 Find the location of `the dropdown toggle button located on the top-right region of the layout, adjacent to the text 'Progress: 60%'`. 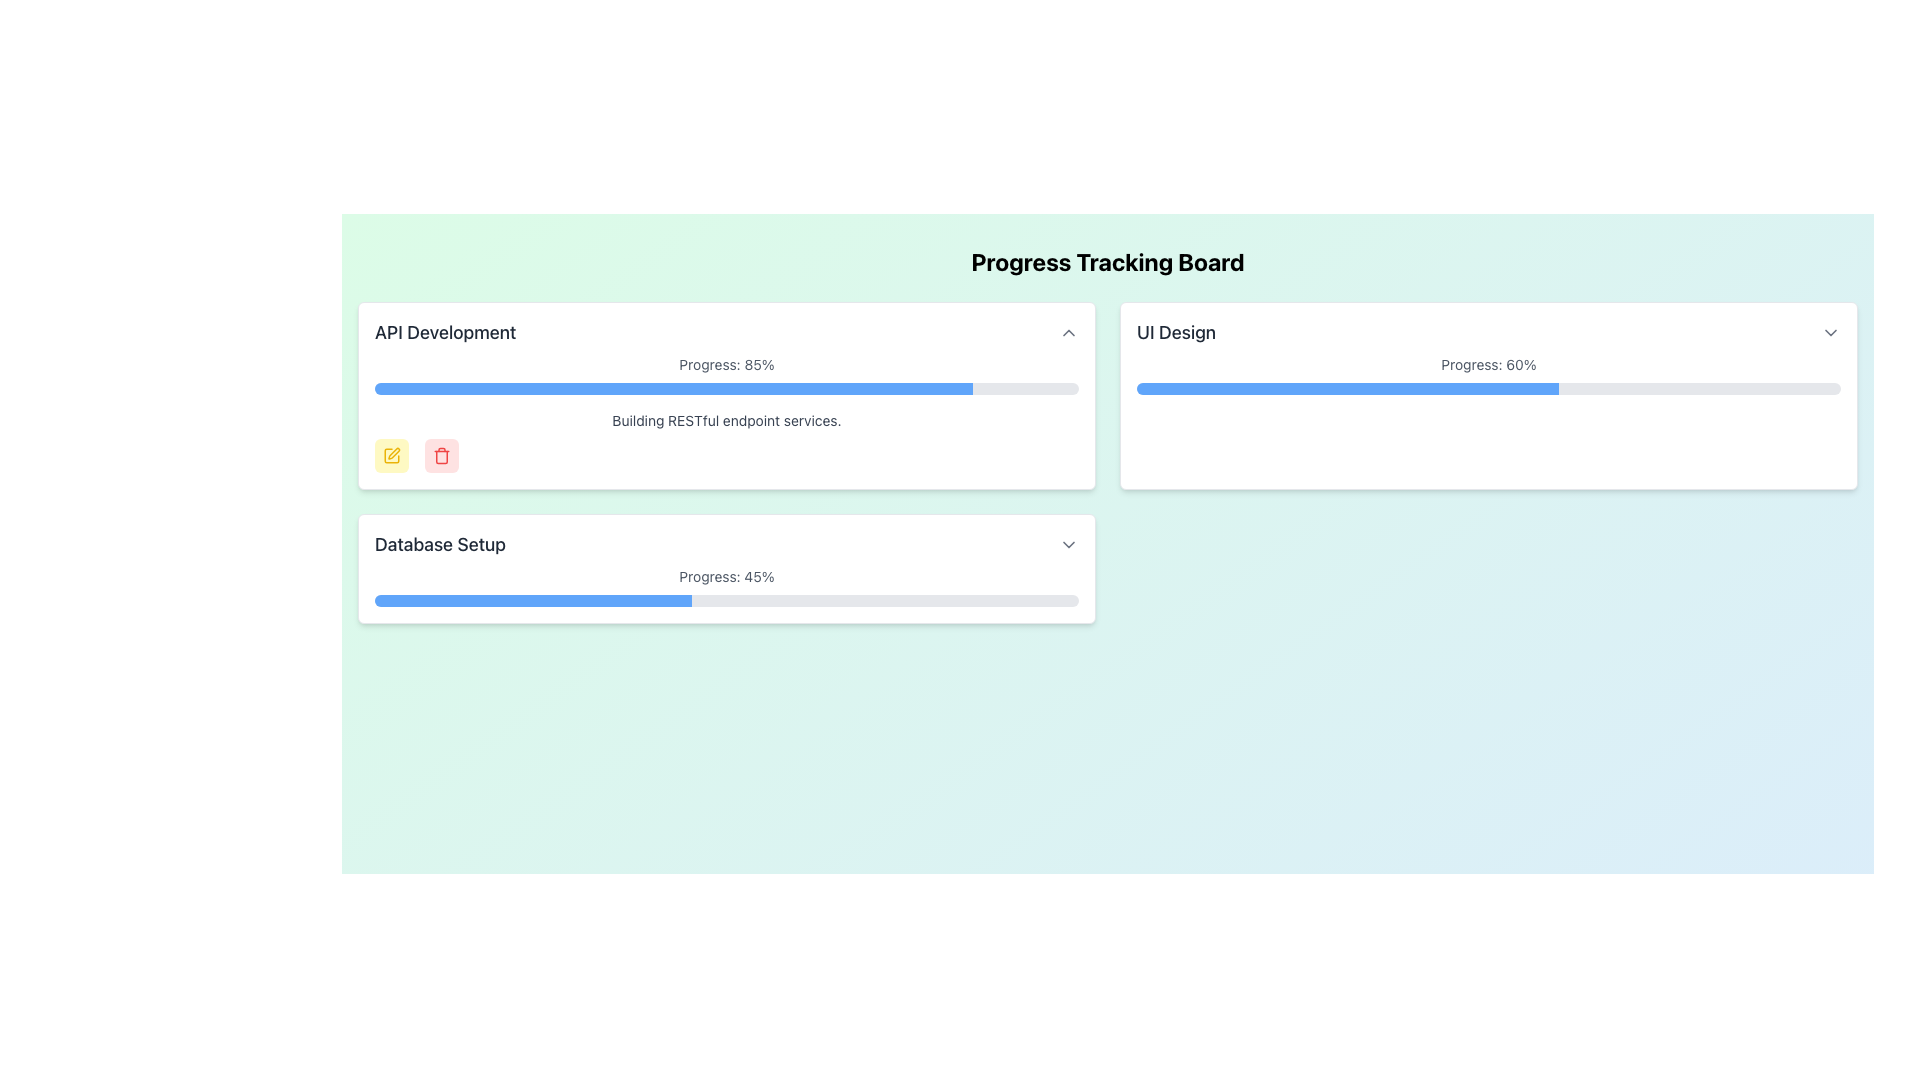

the dropdown toggle button located on the top-right region of the layout, adjacent to the text 'Progress: 60%' is located at coordinates (1830, 331).